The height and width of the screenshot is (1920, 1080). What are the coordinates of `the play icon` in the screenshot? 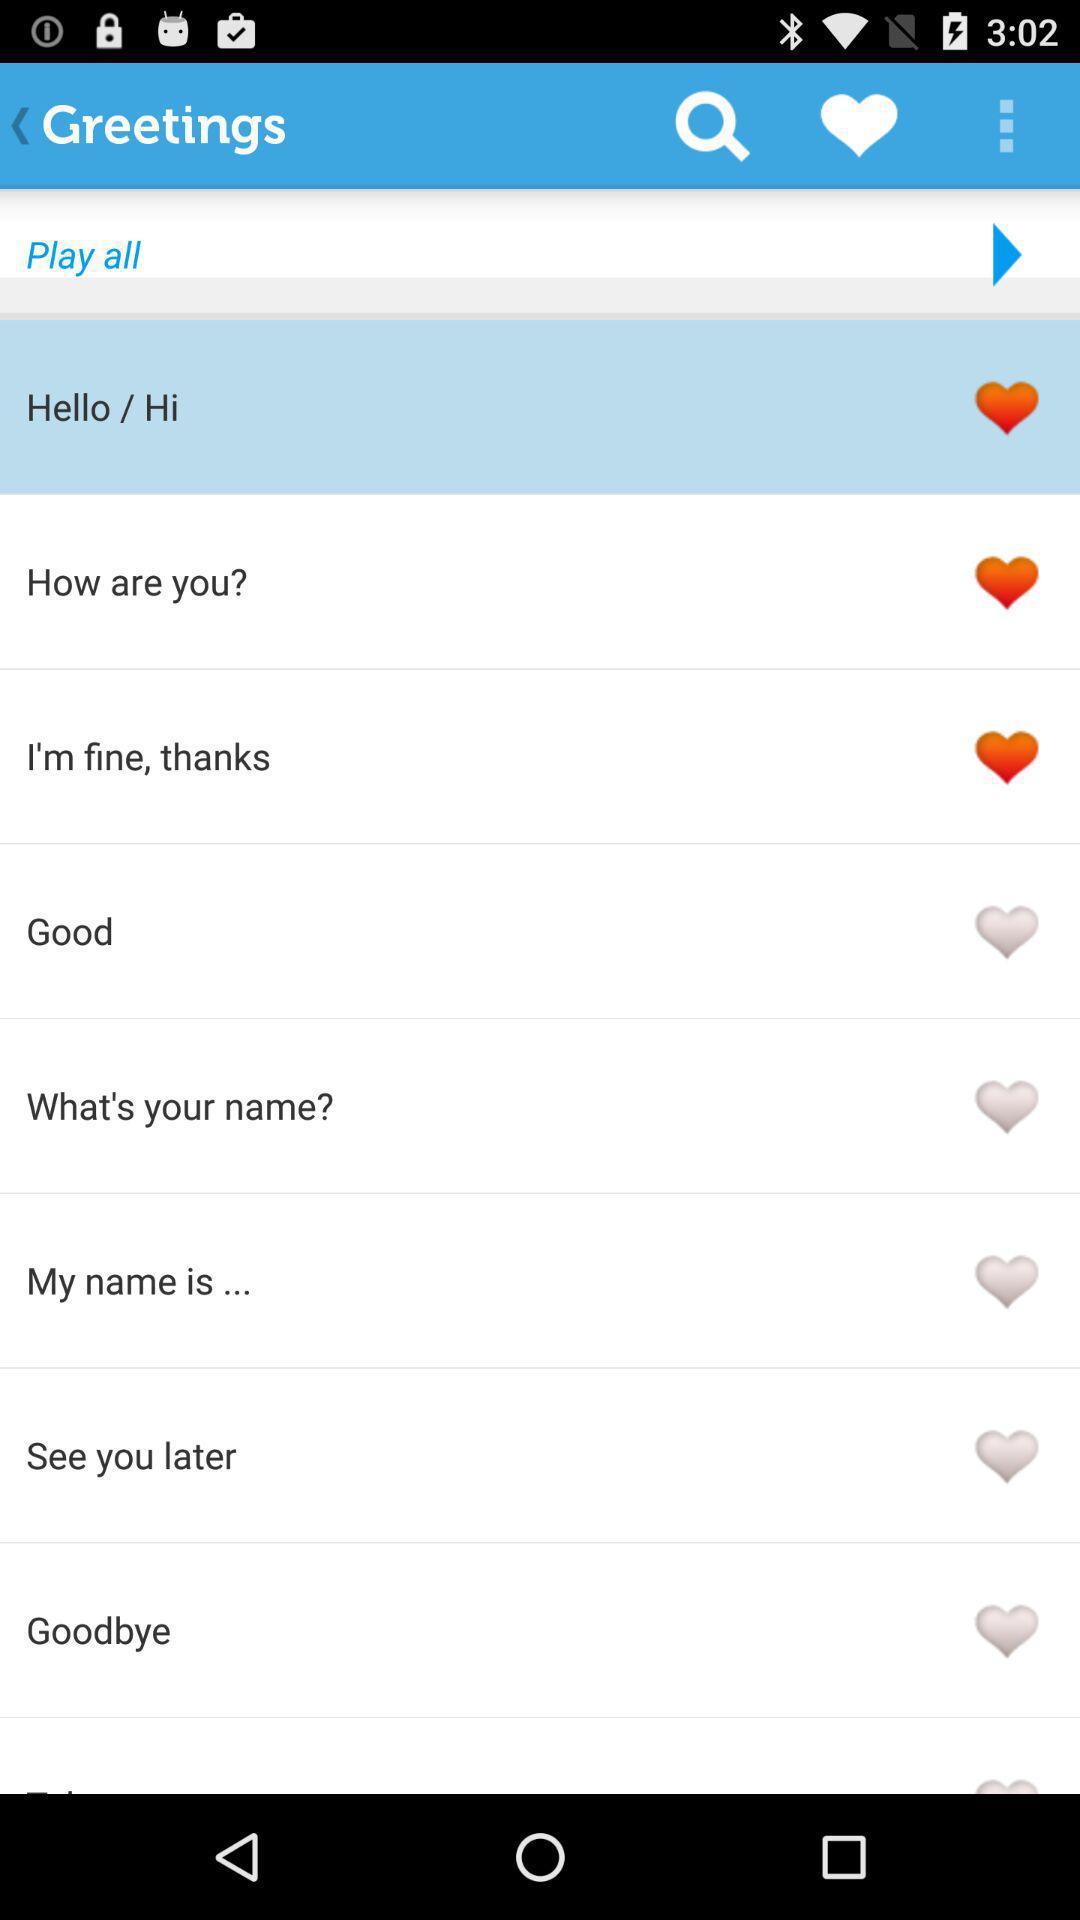 It's located at (1002, 271).